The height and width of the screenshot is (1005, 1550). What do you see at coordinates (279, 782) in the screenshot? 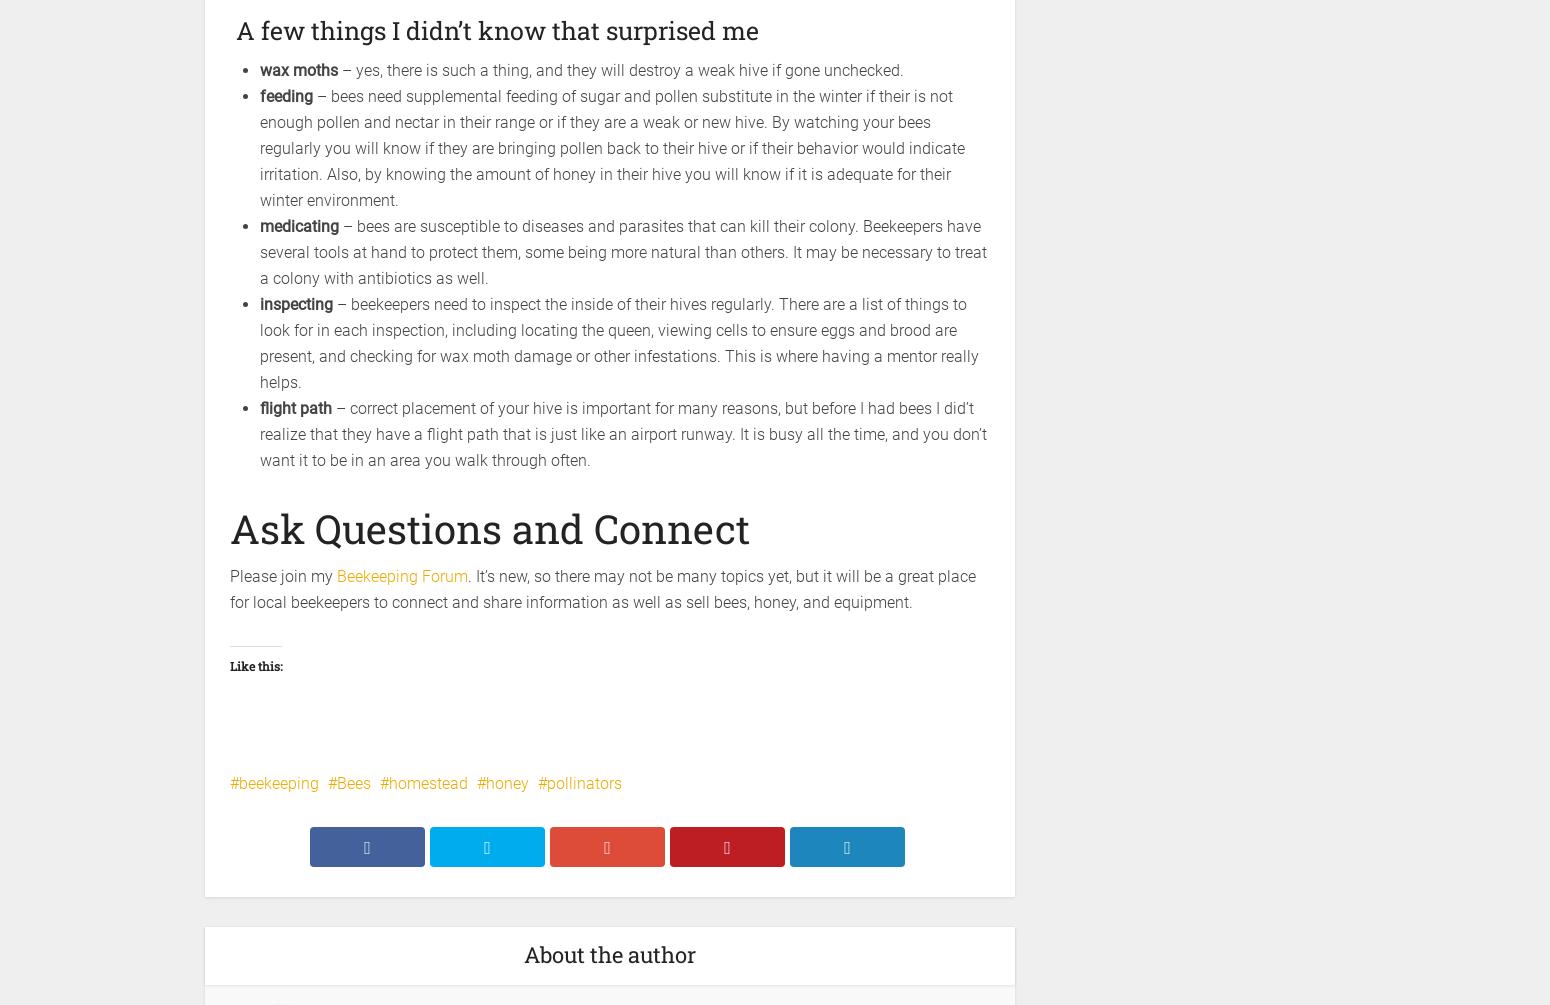
I see `'beekeeping'` at bounding box center [279, 782].